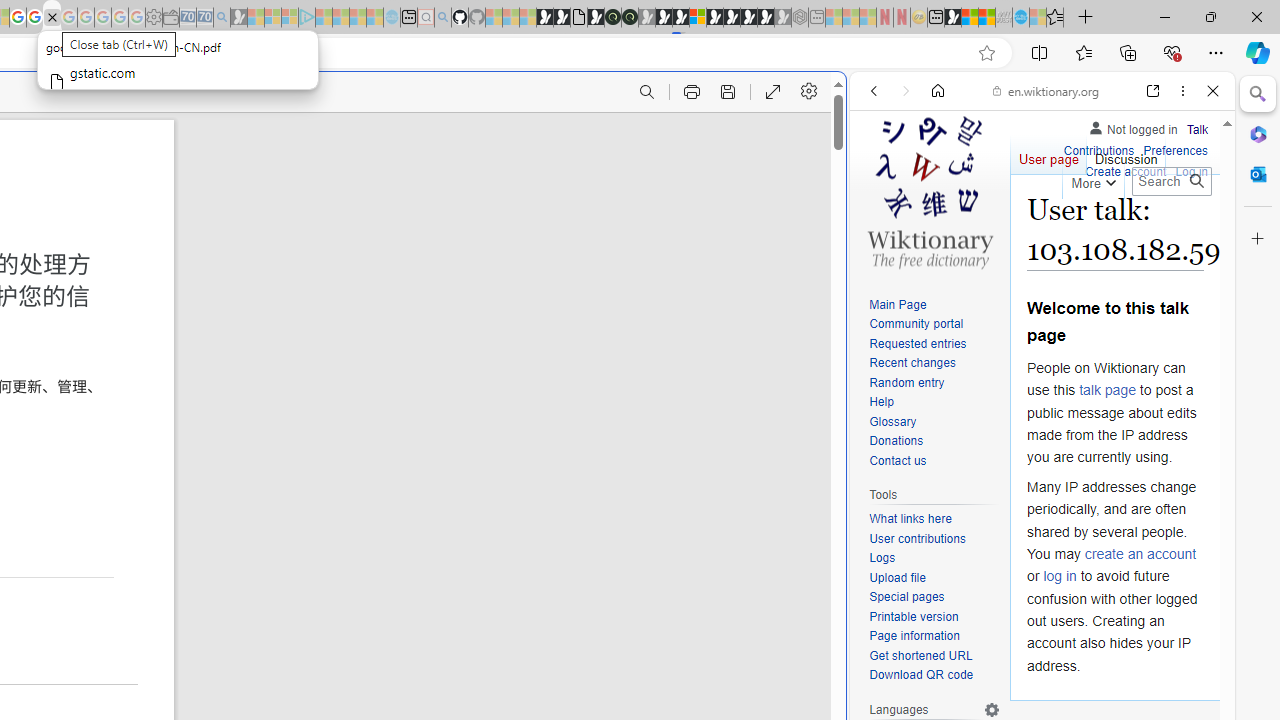  I want to click on 'Play Cave FRVR in your browser | Games from Microsoft Start', so click(663, 17).